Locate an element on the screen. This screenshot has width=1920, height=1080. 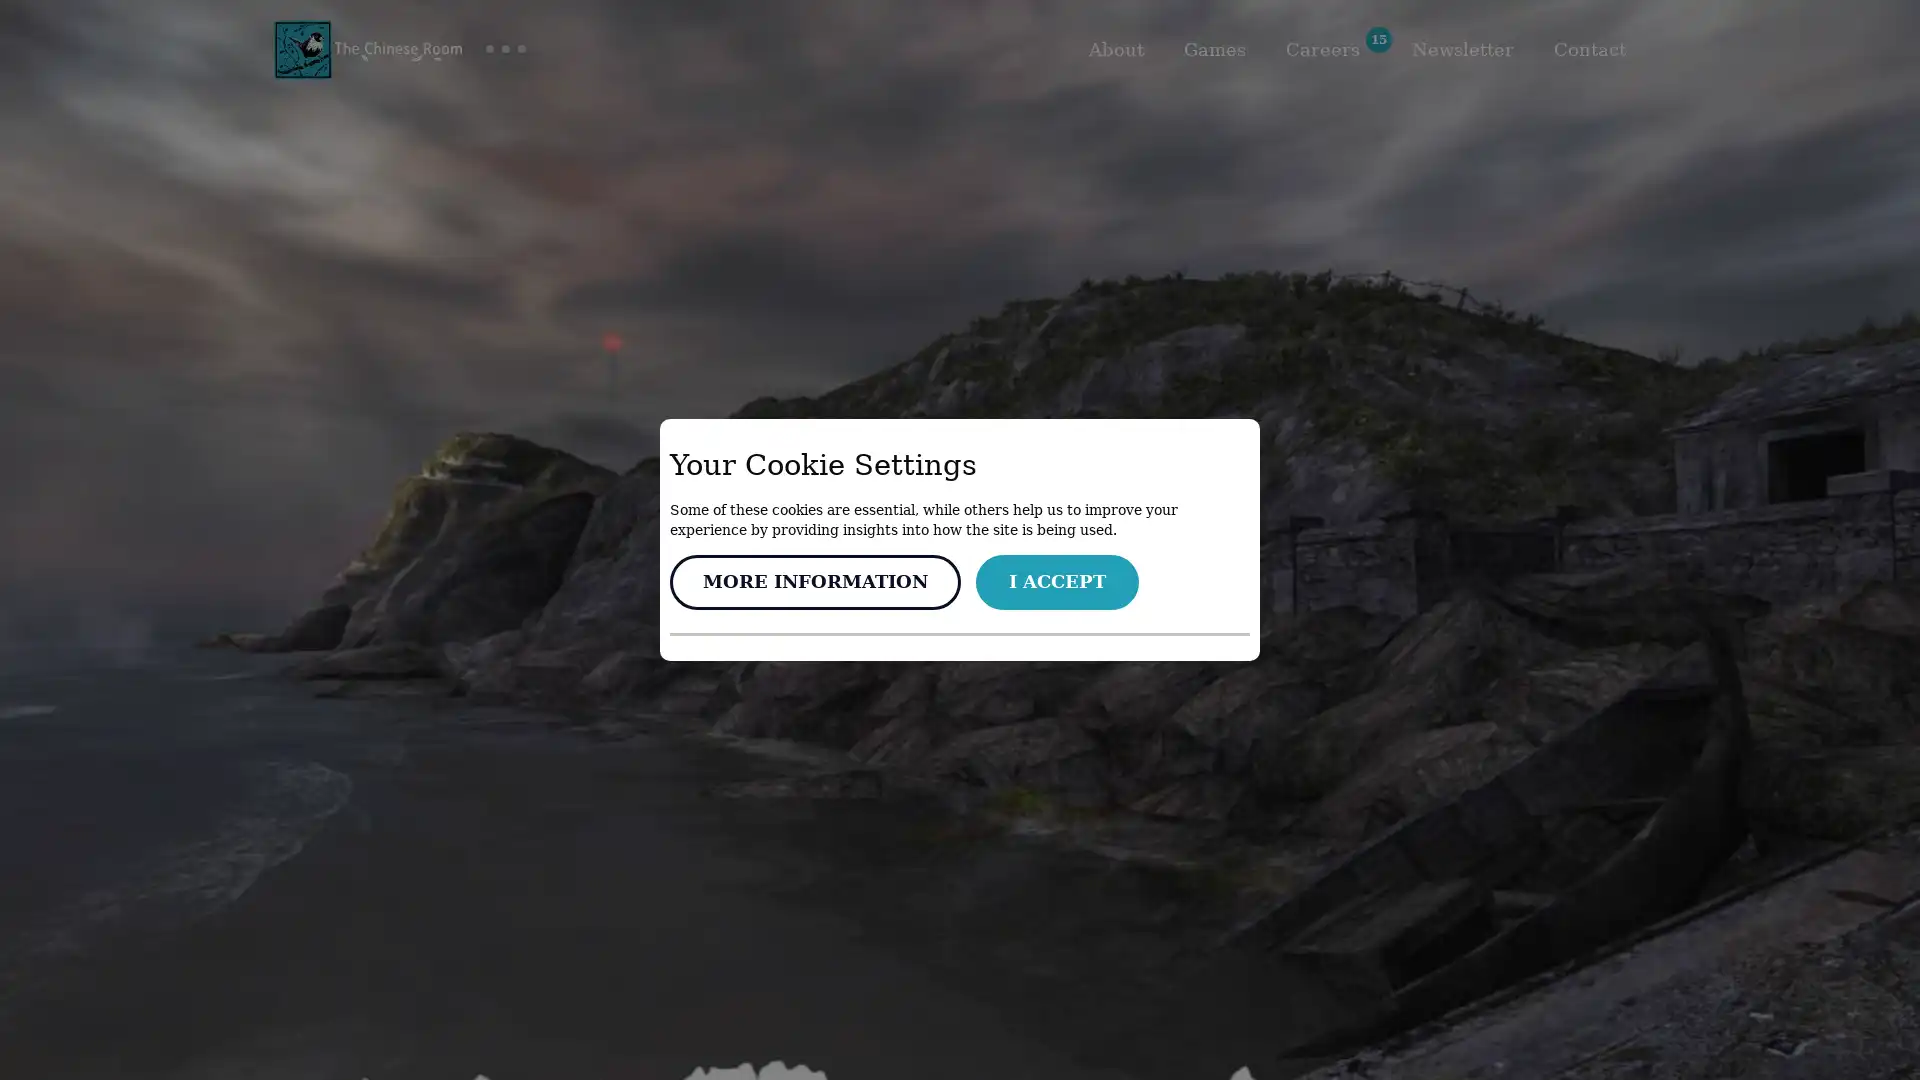
MORE INFORMATION is located at coordinates (815, 582).